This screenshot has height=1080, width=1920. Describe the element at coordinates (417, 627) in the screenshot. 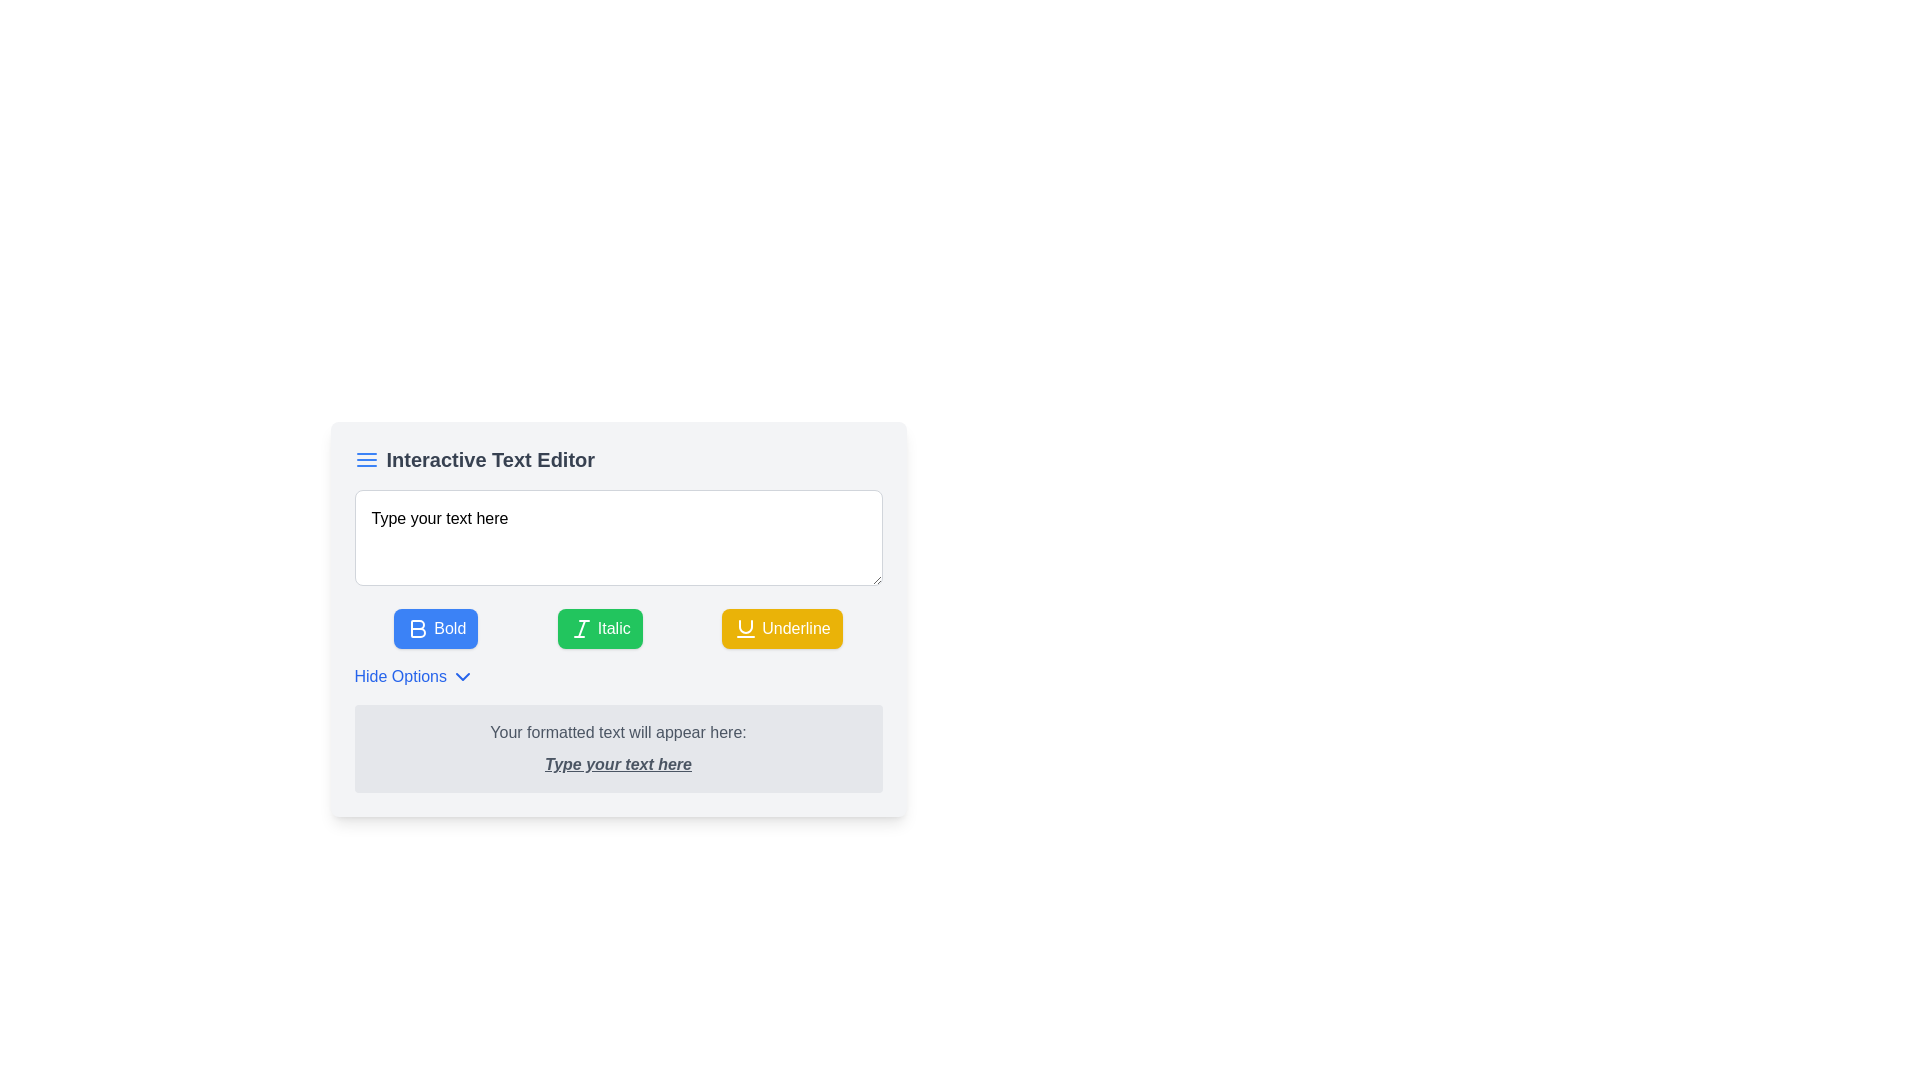

I see `the bold icon within the SVG tag of the Bold button in the text editor toolbar` at that location.